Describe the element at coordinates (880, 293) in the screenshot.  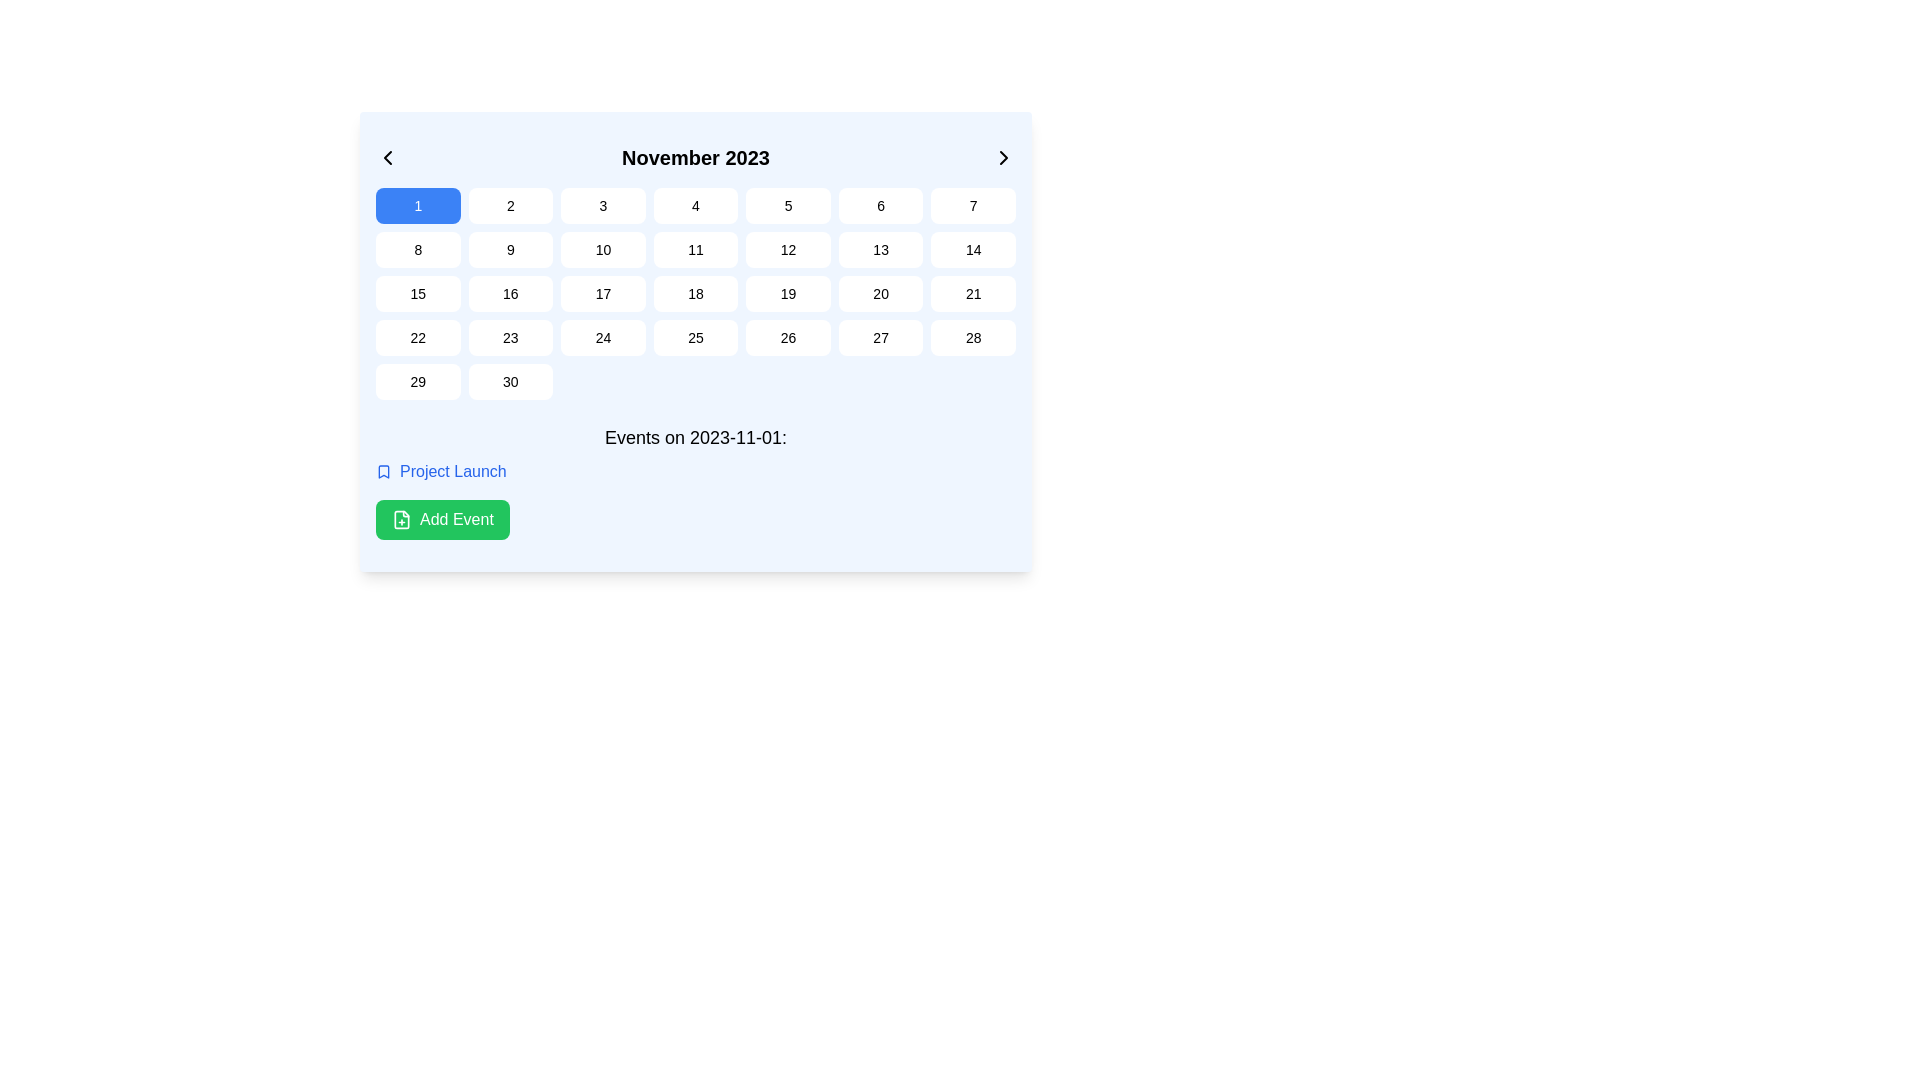
I see `the selectable date button for the 20th in the calendar grid` at that location.